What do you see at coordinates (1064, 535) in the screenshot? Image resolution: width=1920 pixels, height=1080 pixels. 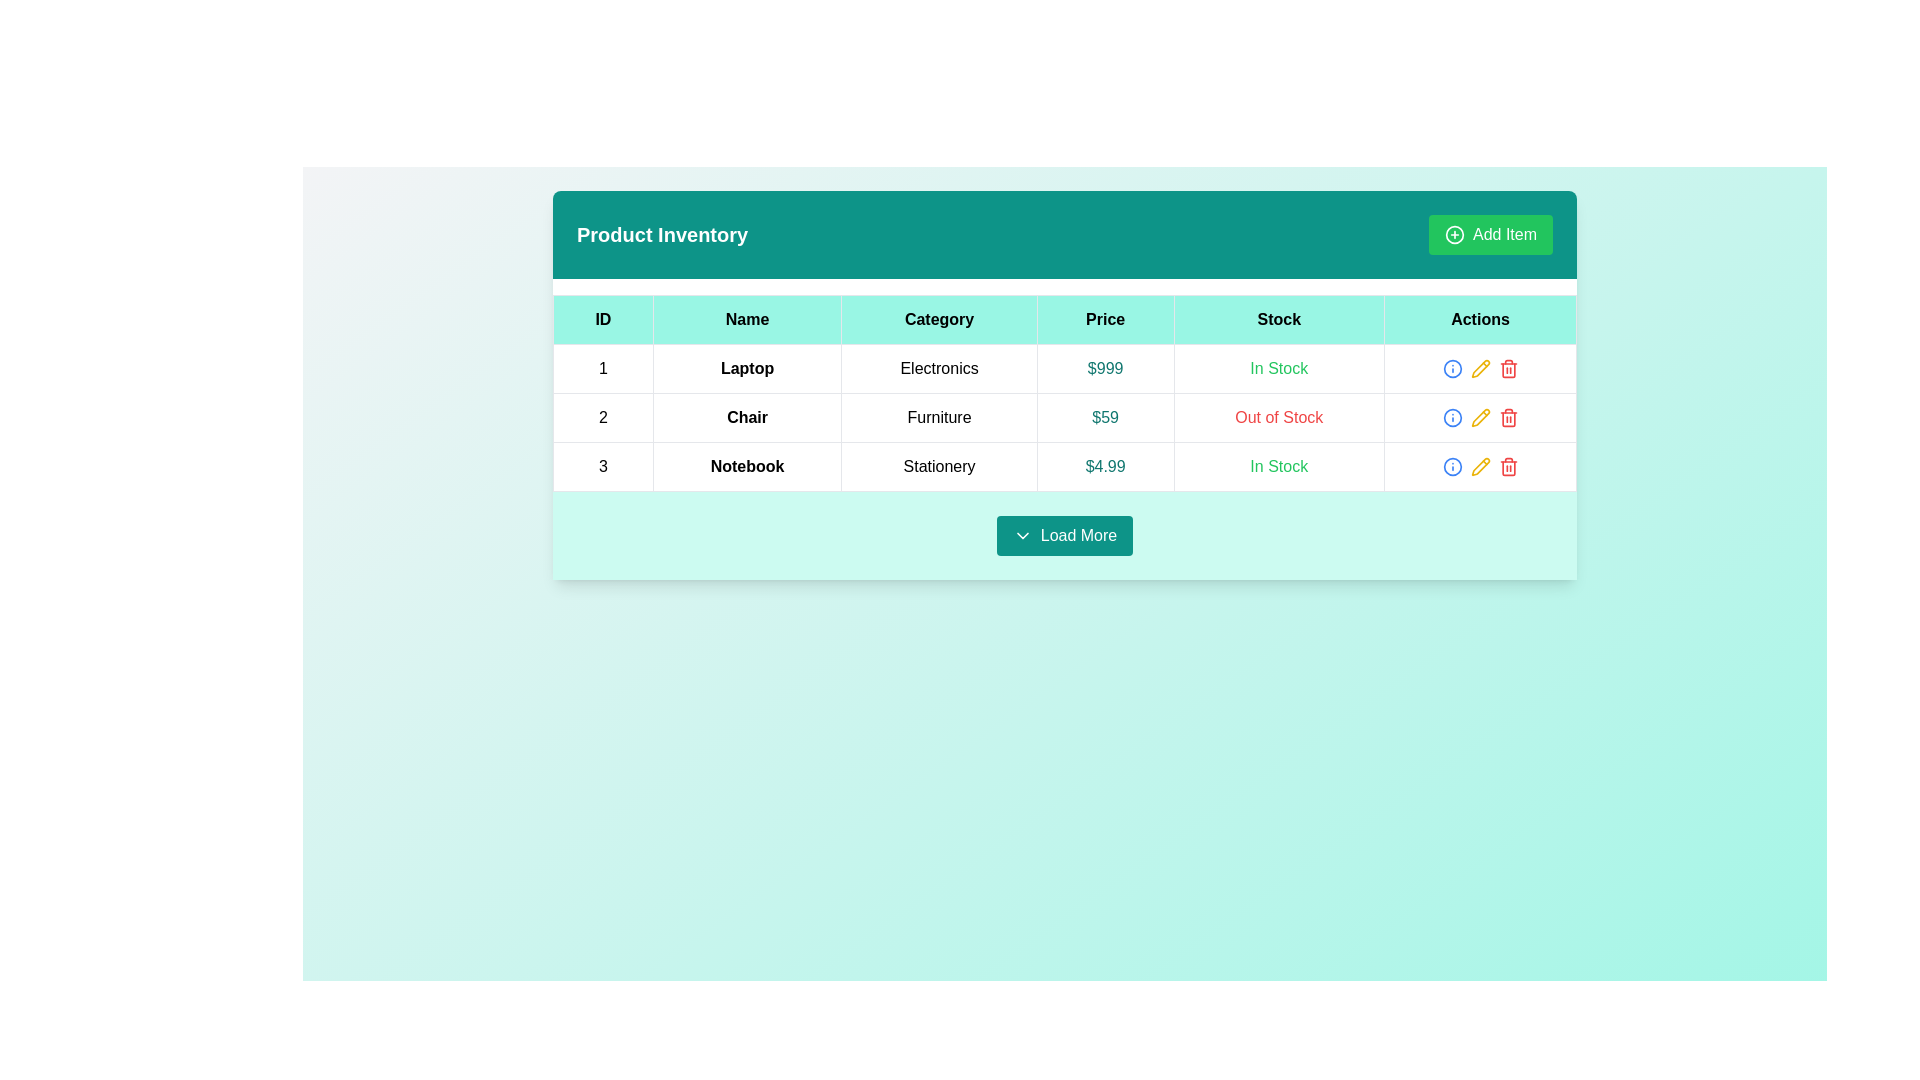 I see `the 'Load More' button located at the bottom of the 'Product Inventory' table to load additional content` at bounding box center [1064, 535].